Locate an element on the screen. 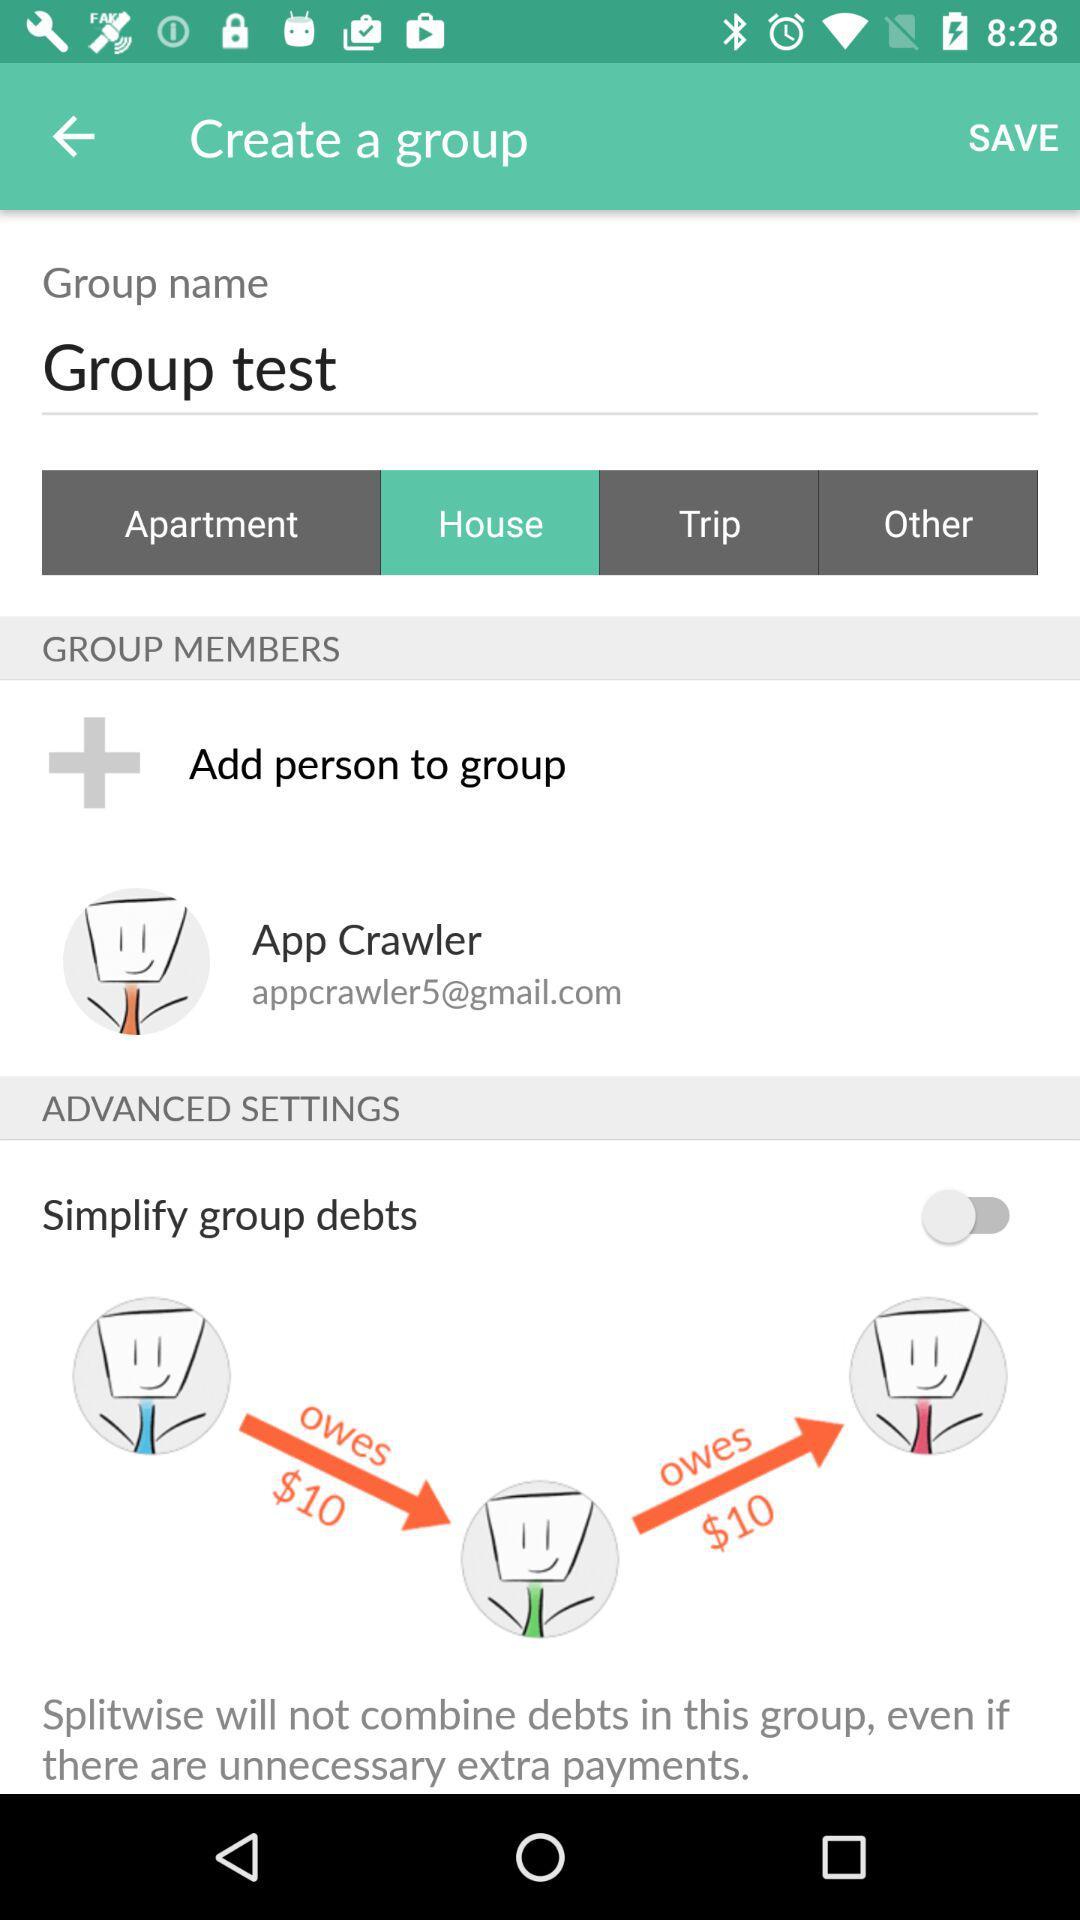 This screenshot has height=1920, width=1080. the group test  item is located at coordinates (540, 372).